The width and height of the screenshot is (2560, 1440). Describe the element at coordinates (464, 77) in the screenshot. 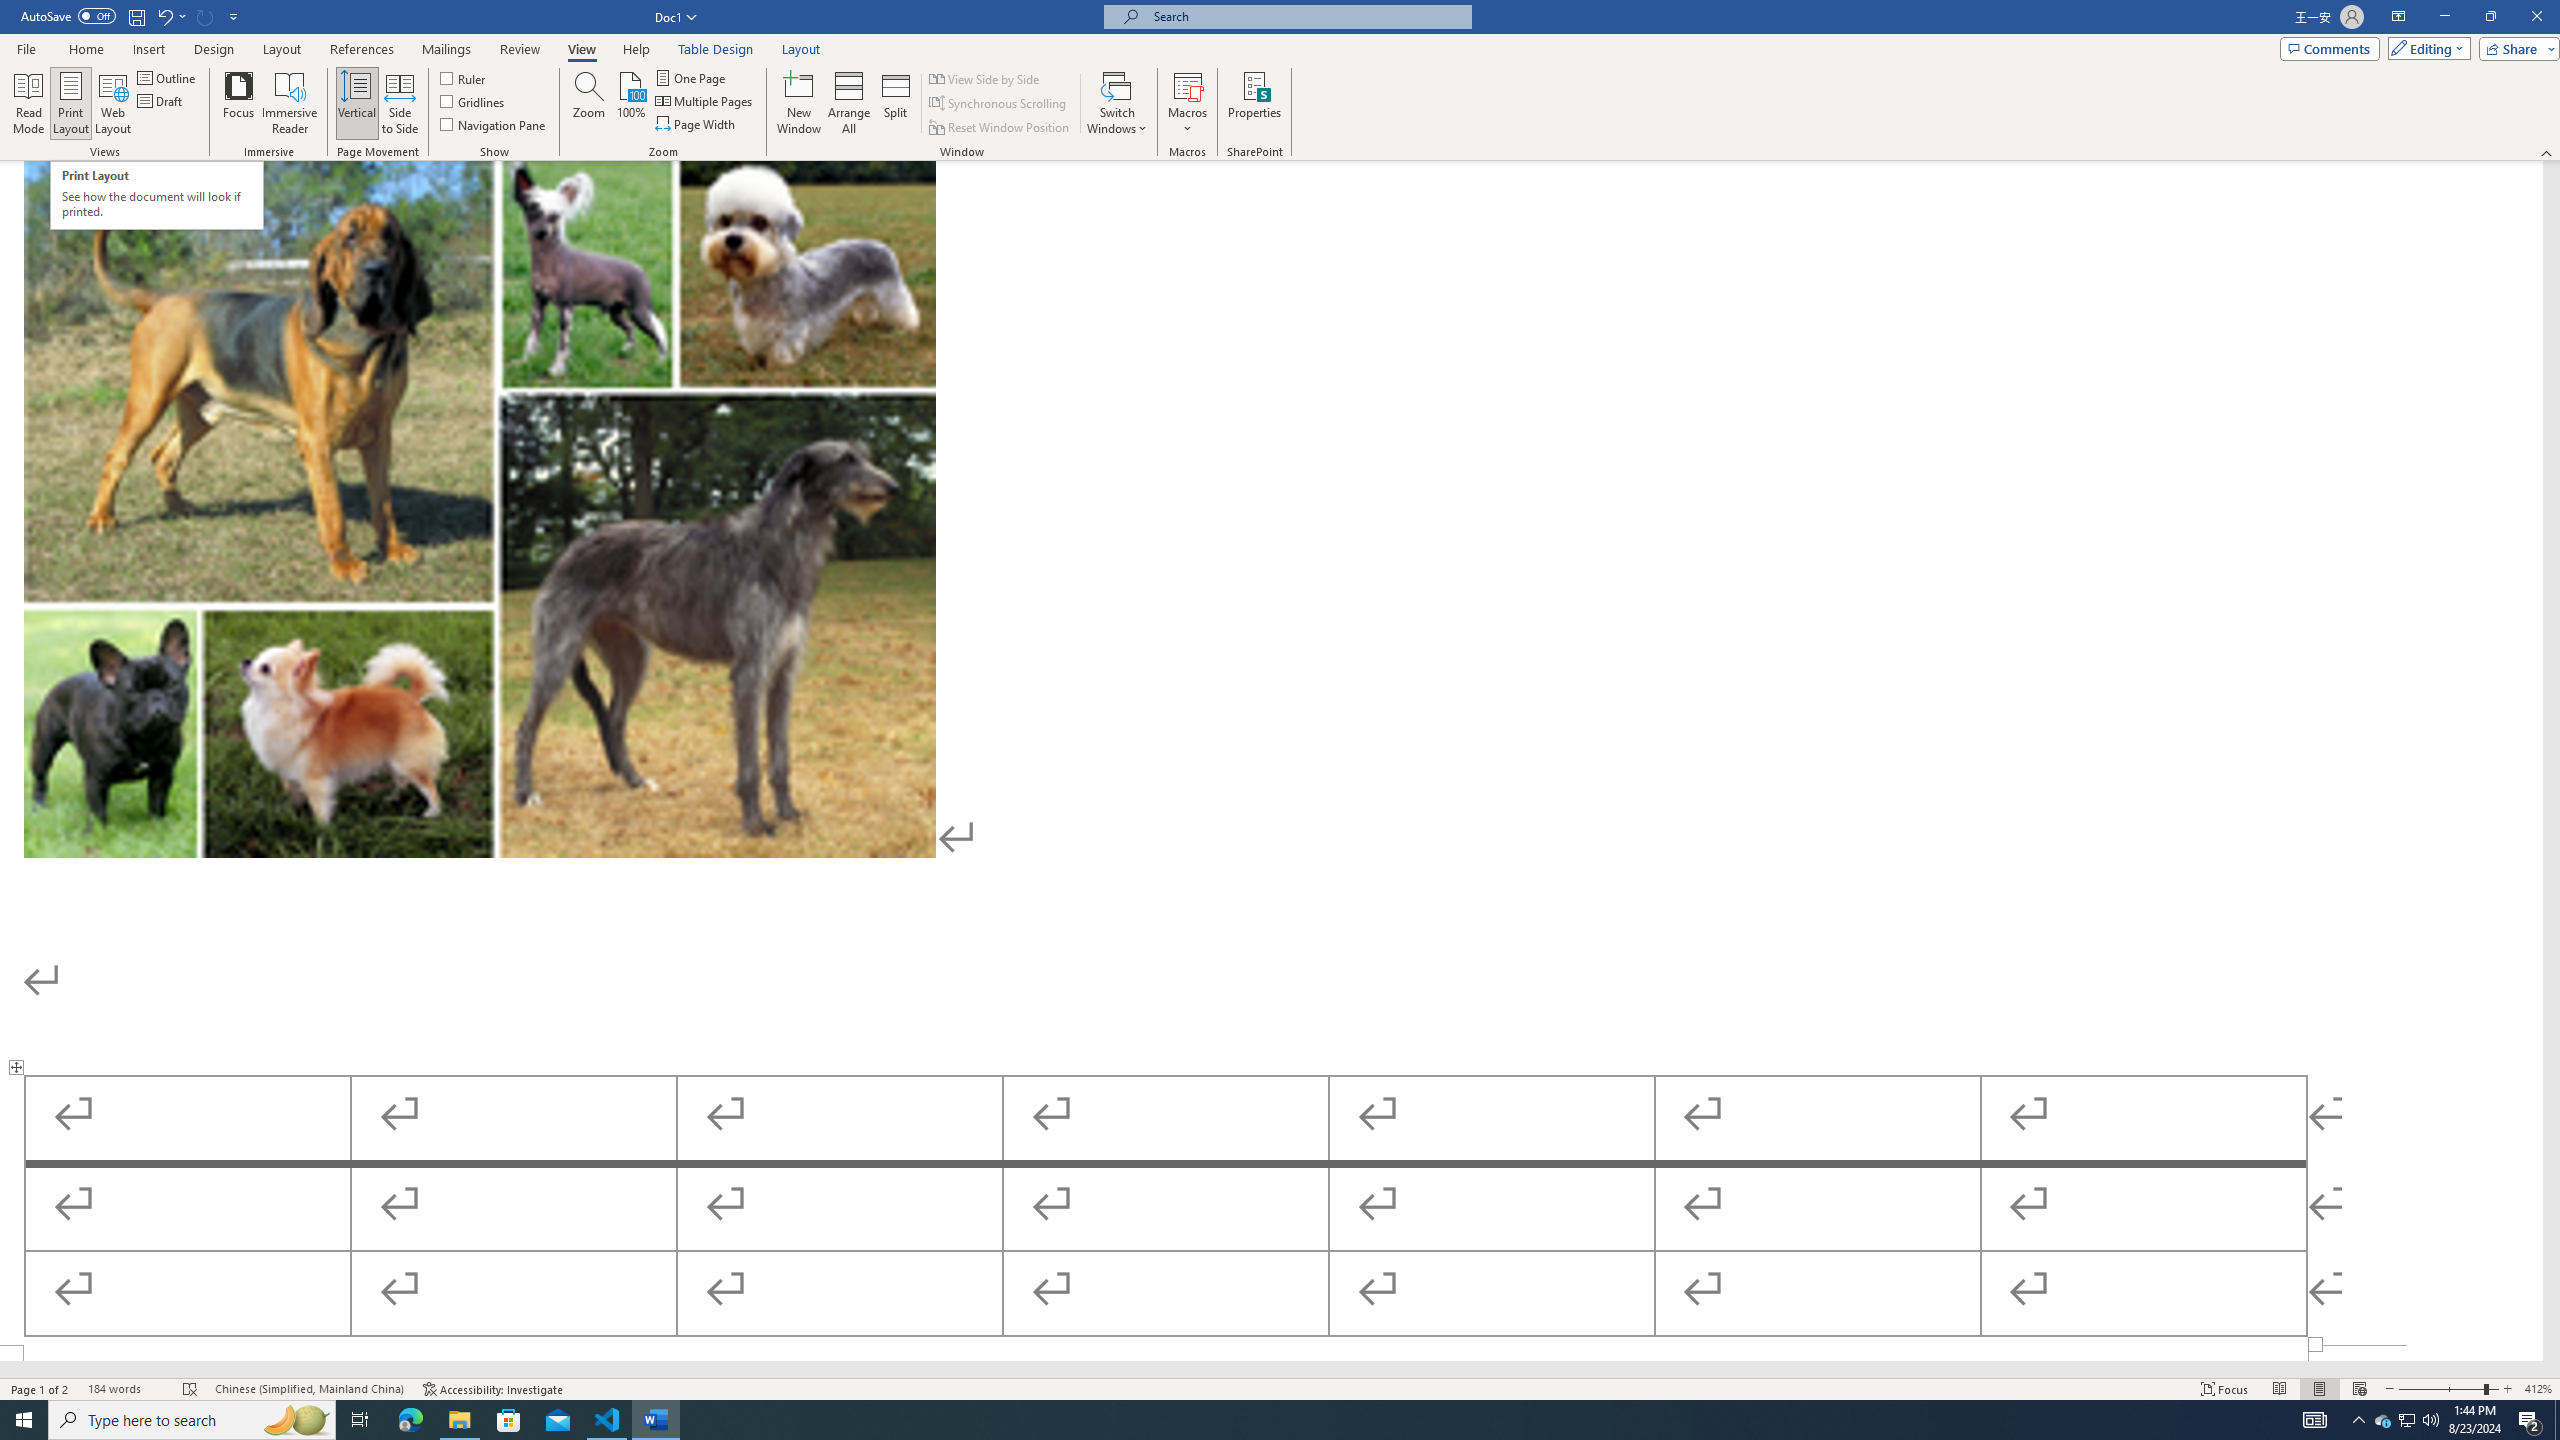

I see `'Ruler'` at that location.